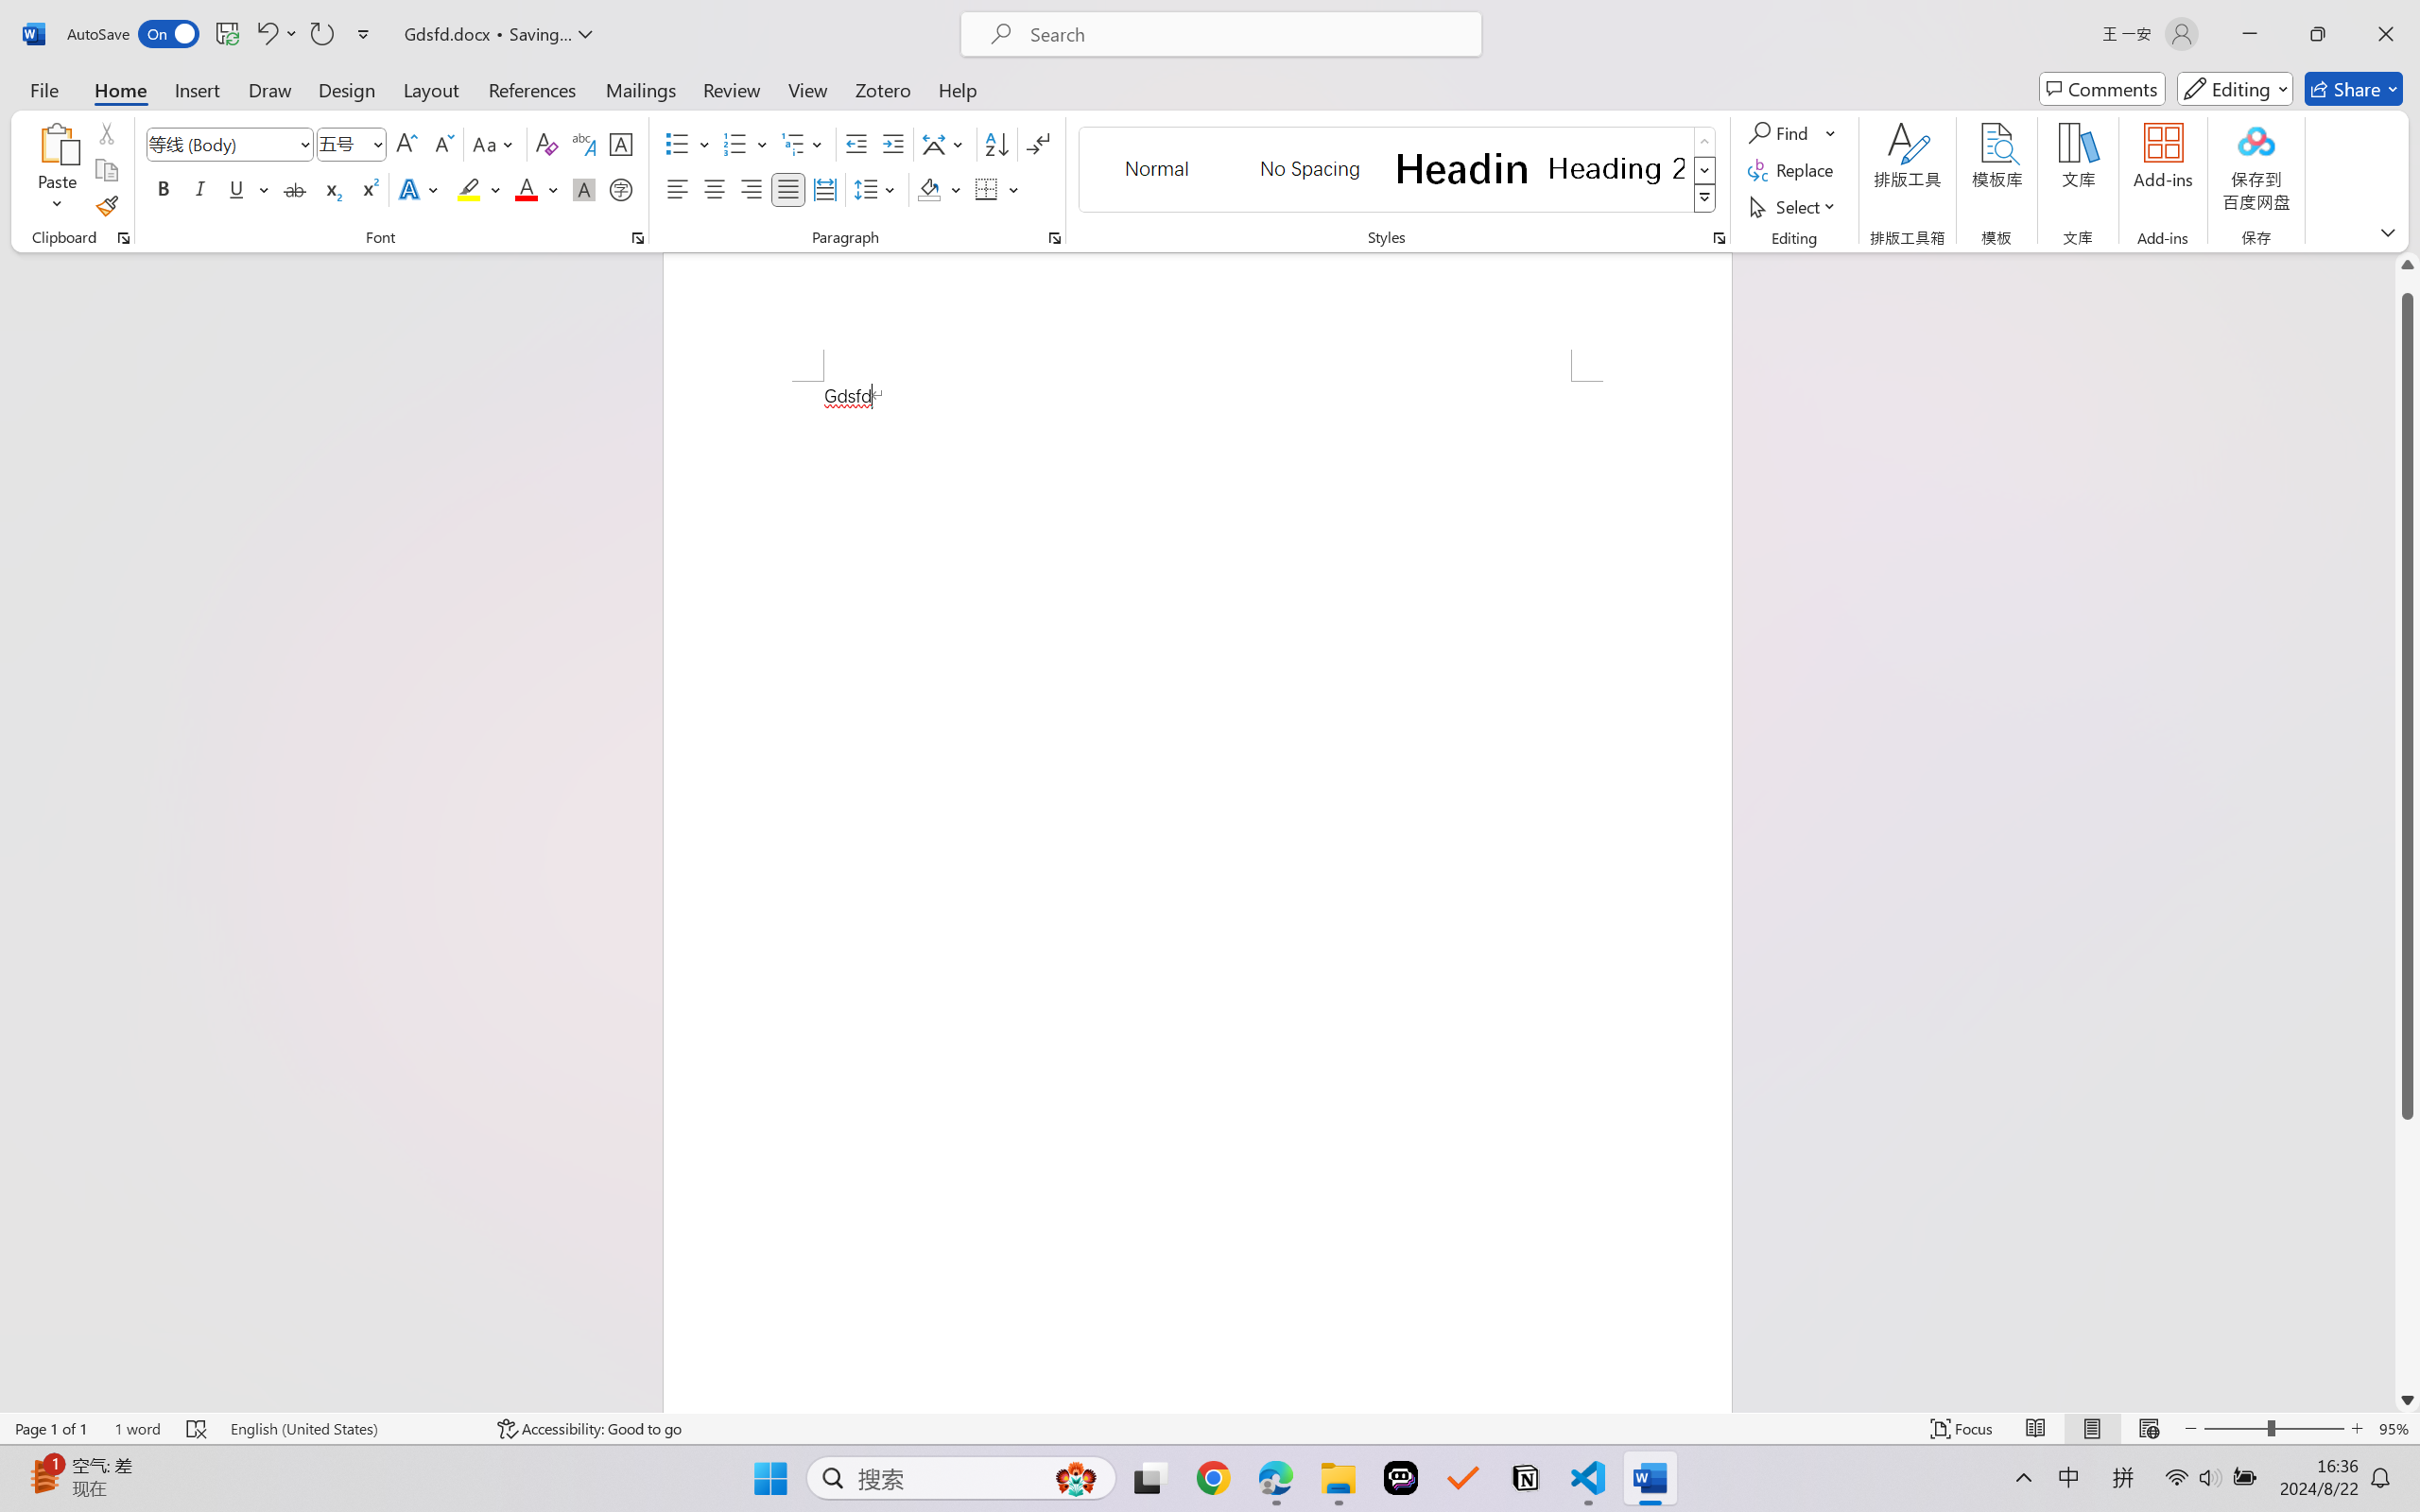  I want to click on 'Distributed', so click(823, 188).